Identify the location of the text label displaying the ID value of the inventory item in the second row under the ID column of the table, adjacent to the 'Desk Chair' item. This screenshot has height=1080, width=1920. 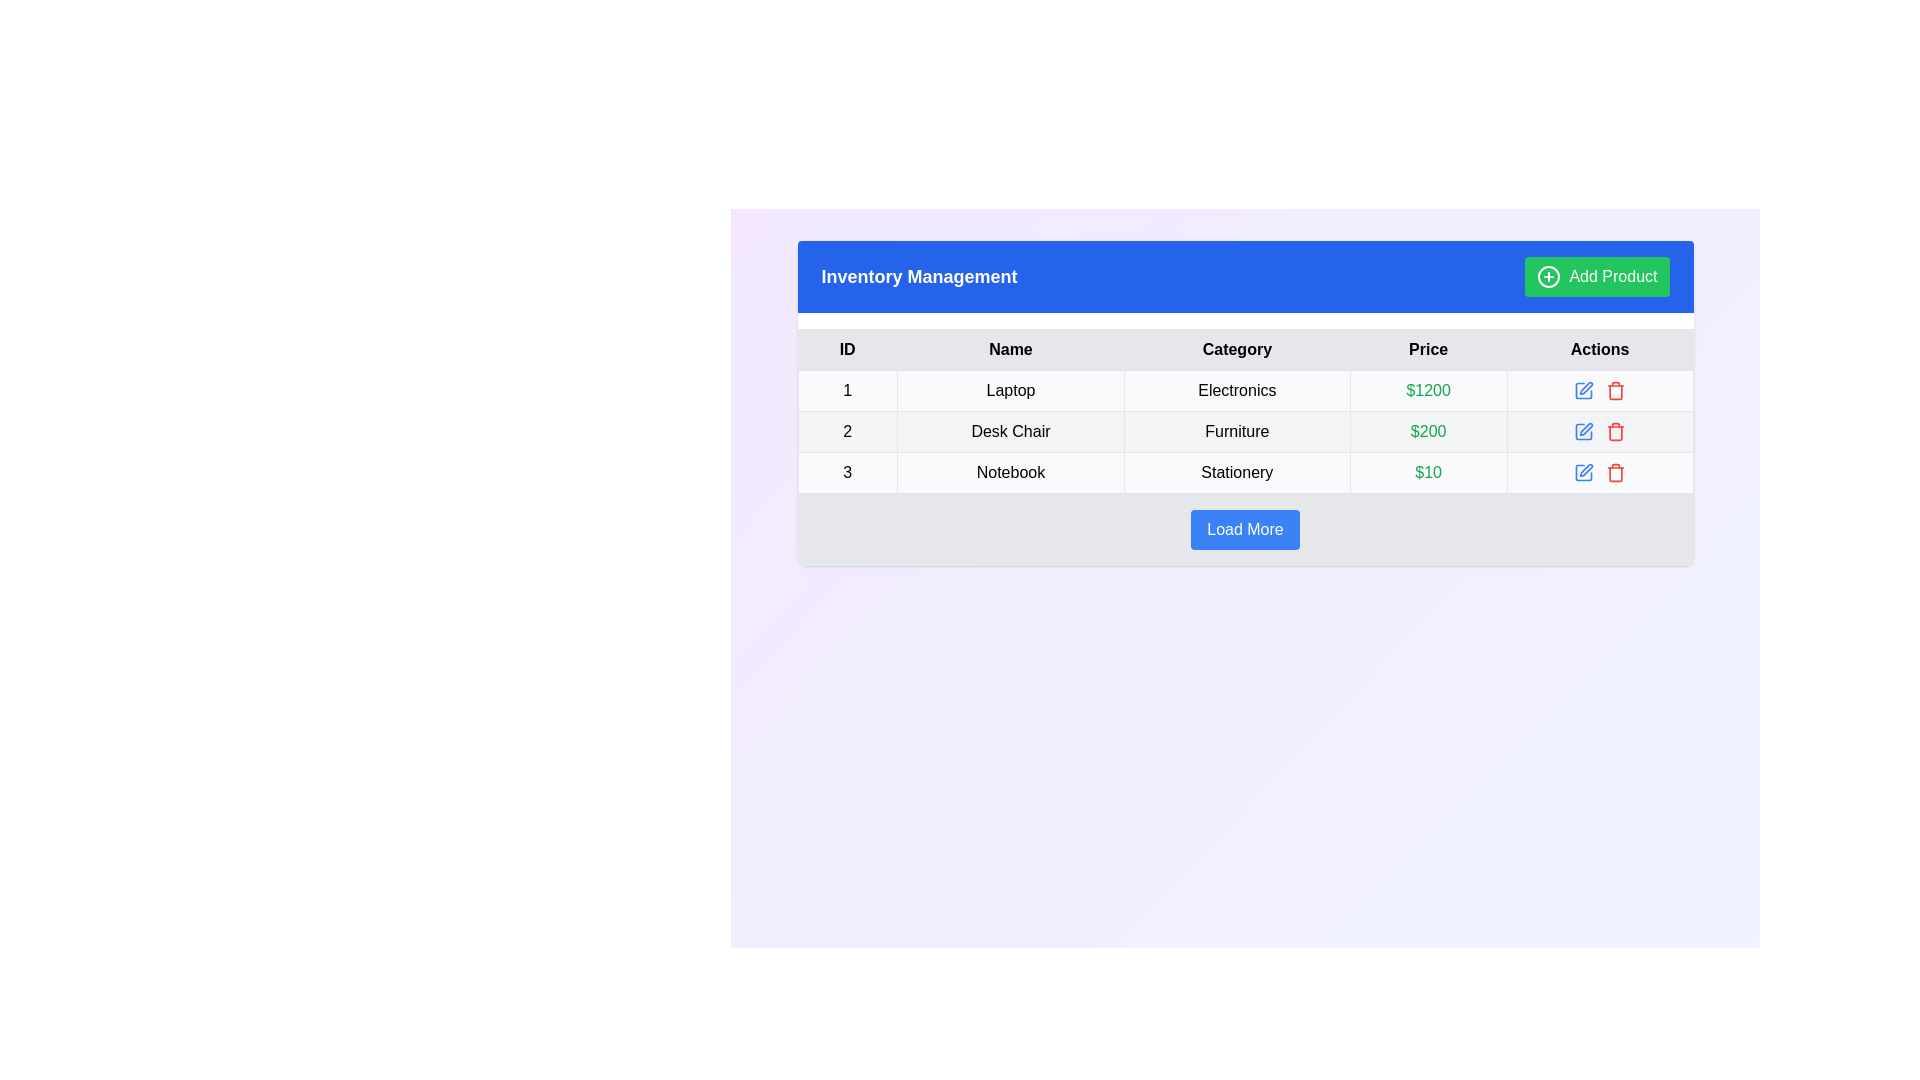
(847, 431).